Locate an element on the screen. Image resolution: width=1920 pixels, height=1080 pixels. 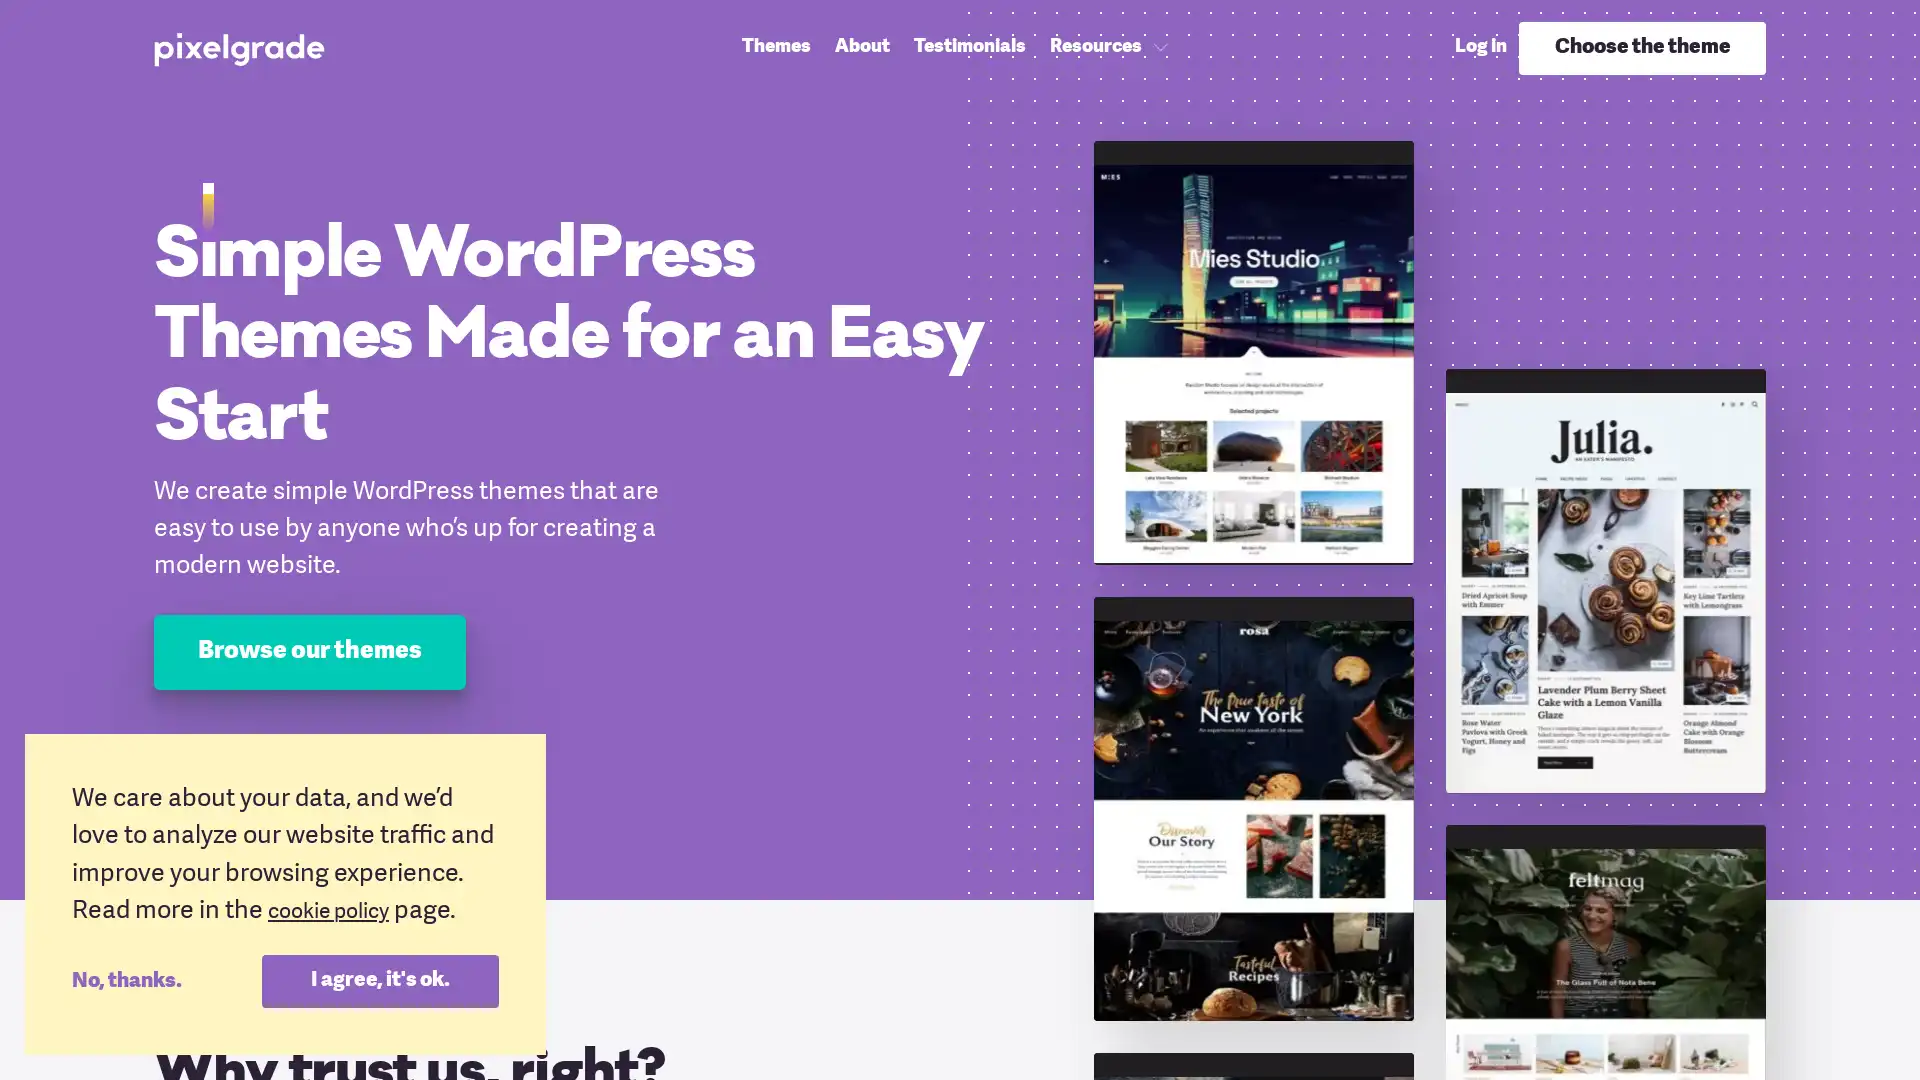
No, thanks. is located at coordinates (166, 979).